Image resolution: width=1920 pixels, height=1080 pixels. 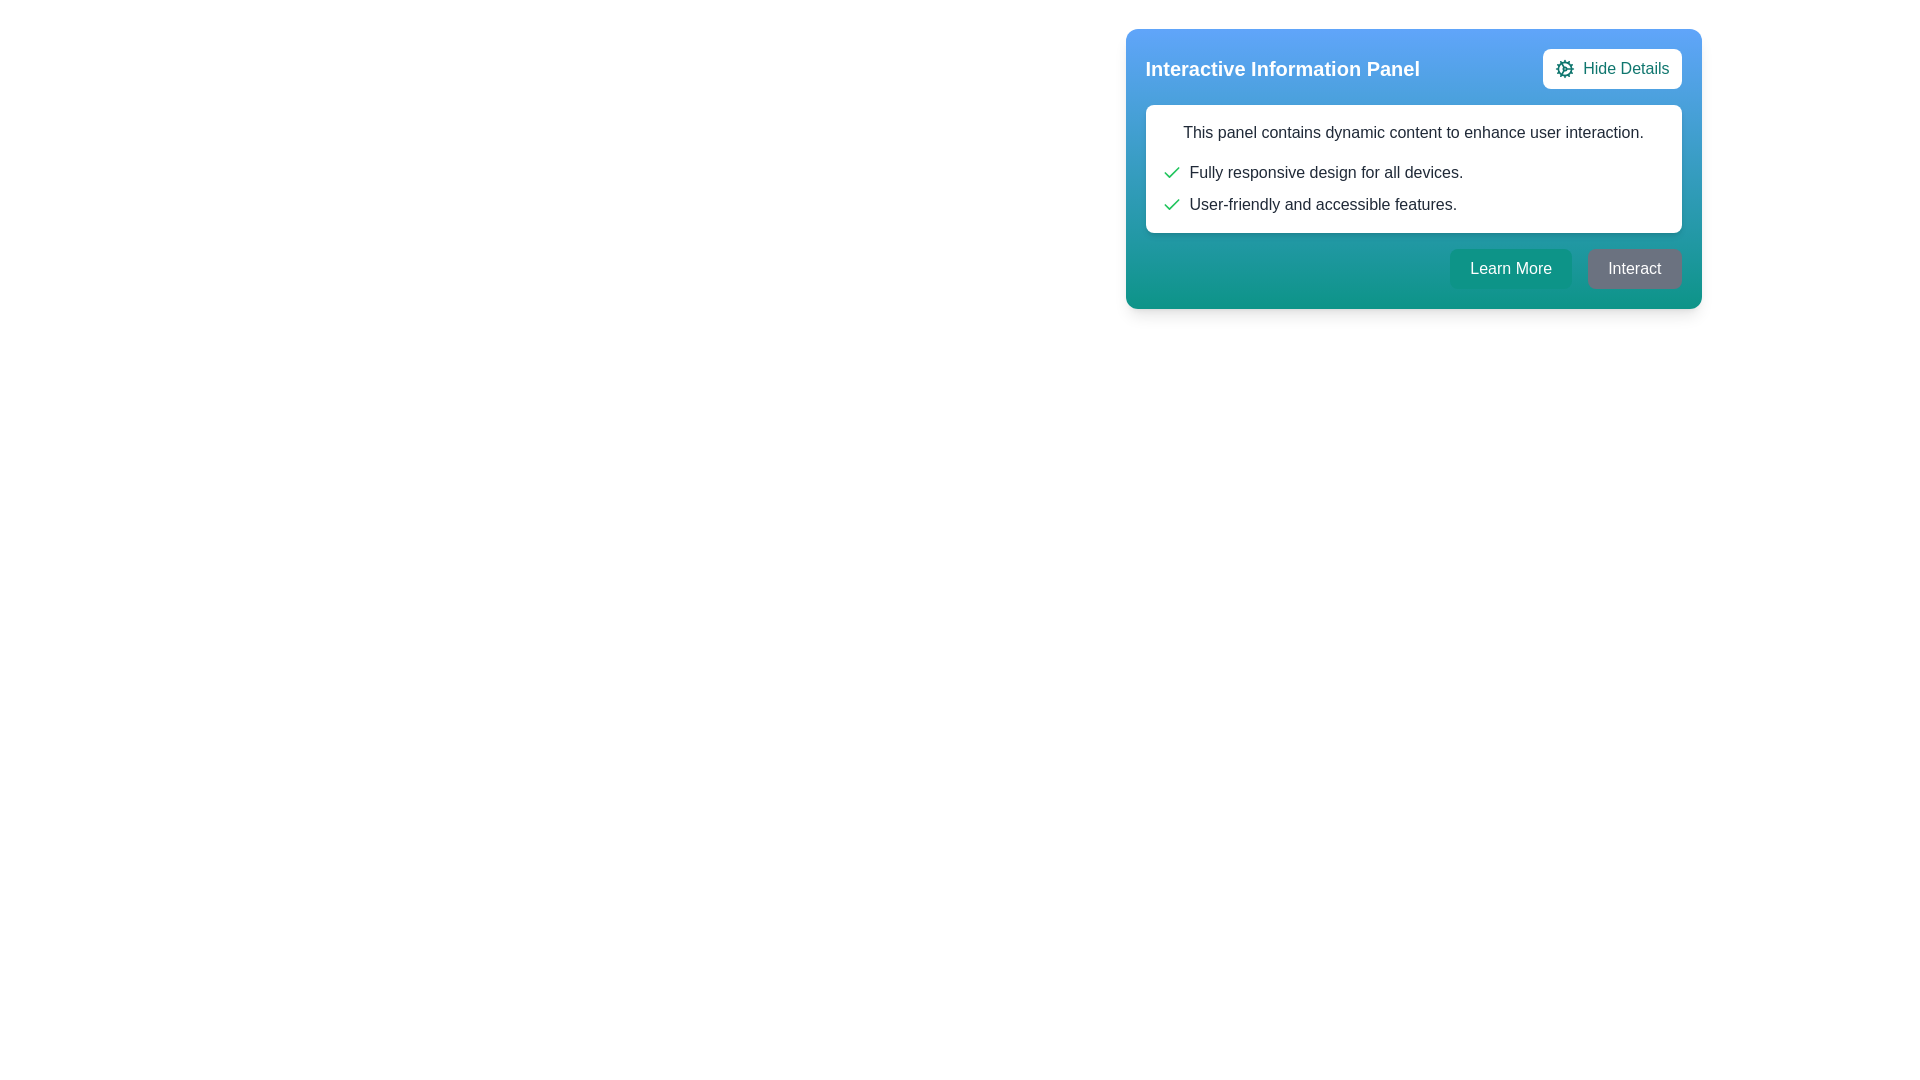 I want to click on the text label located at the top right of the information panel, so click(x=1626, y=68).